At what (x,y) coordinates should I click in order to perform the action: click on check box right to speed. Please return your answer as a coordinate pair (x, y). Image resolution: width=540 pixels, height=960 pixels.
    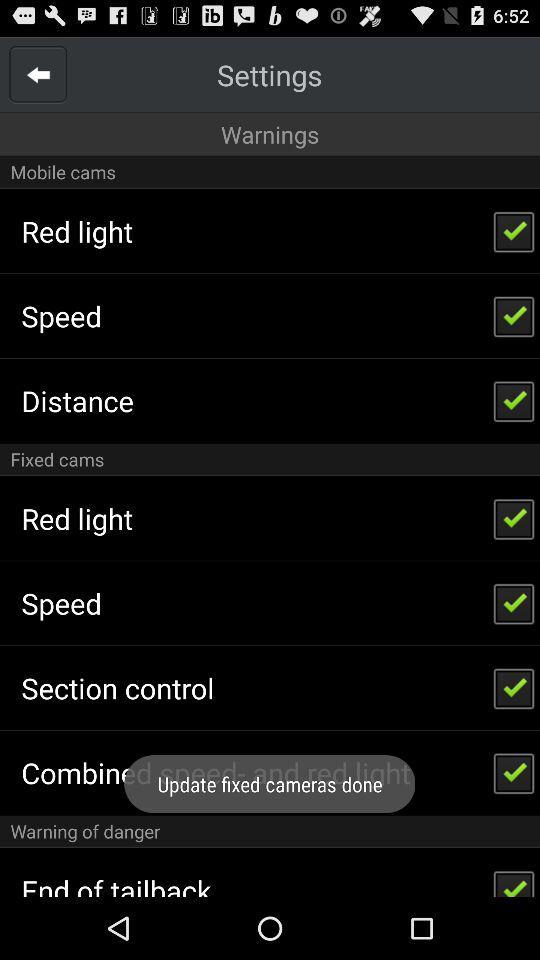
    Looking at the image, I should click on (514, 316).